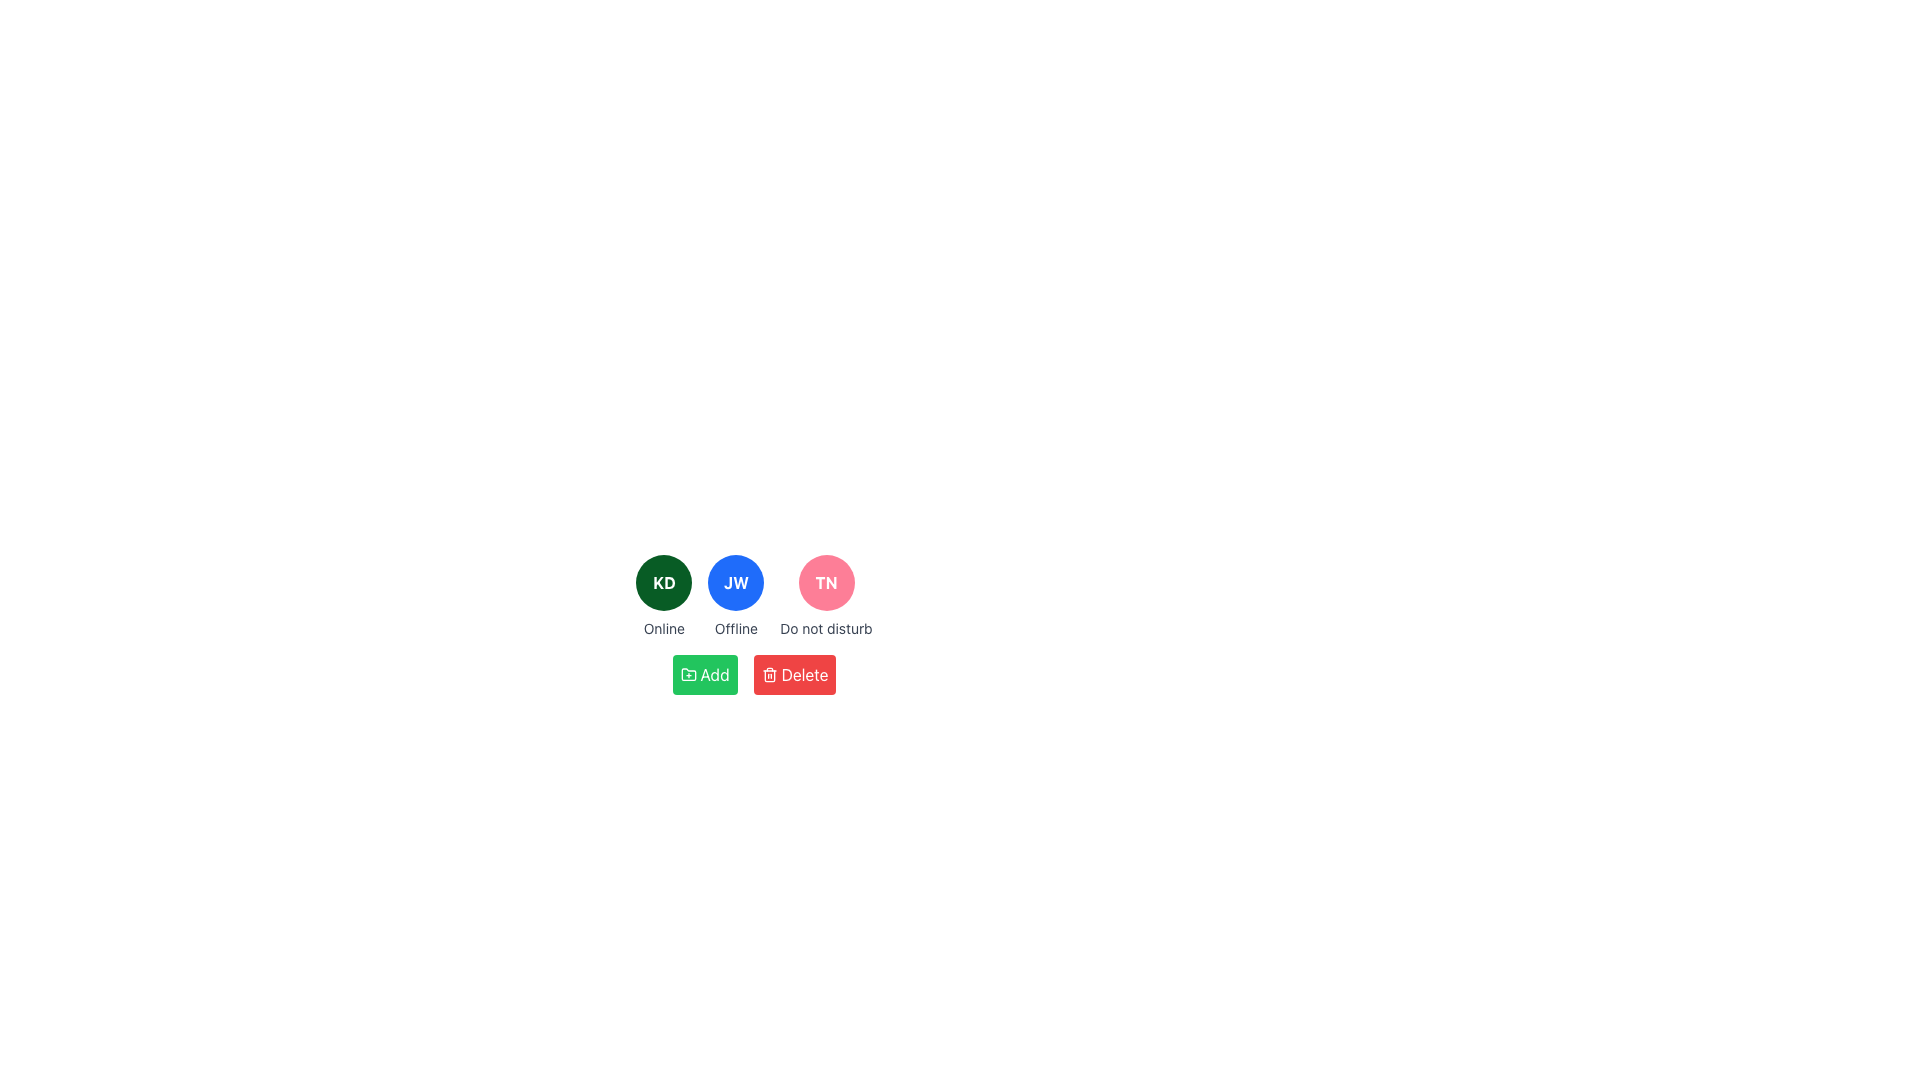 Image resolution: width=1920 pixels, height=1080 pixels. Describe the element at coordinates (768, 675) in the screenshot. I see `the trash bin icon located within the red 'Delete' button at the bottom right corner of the interface` at that location.